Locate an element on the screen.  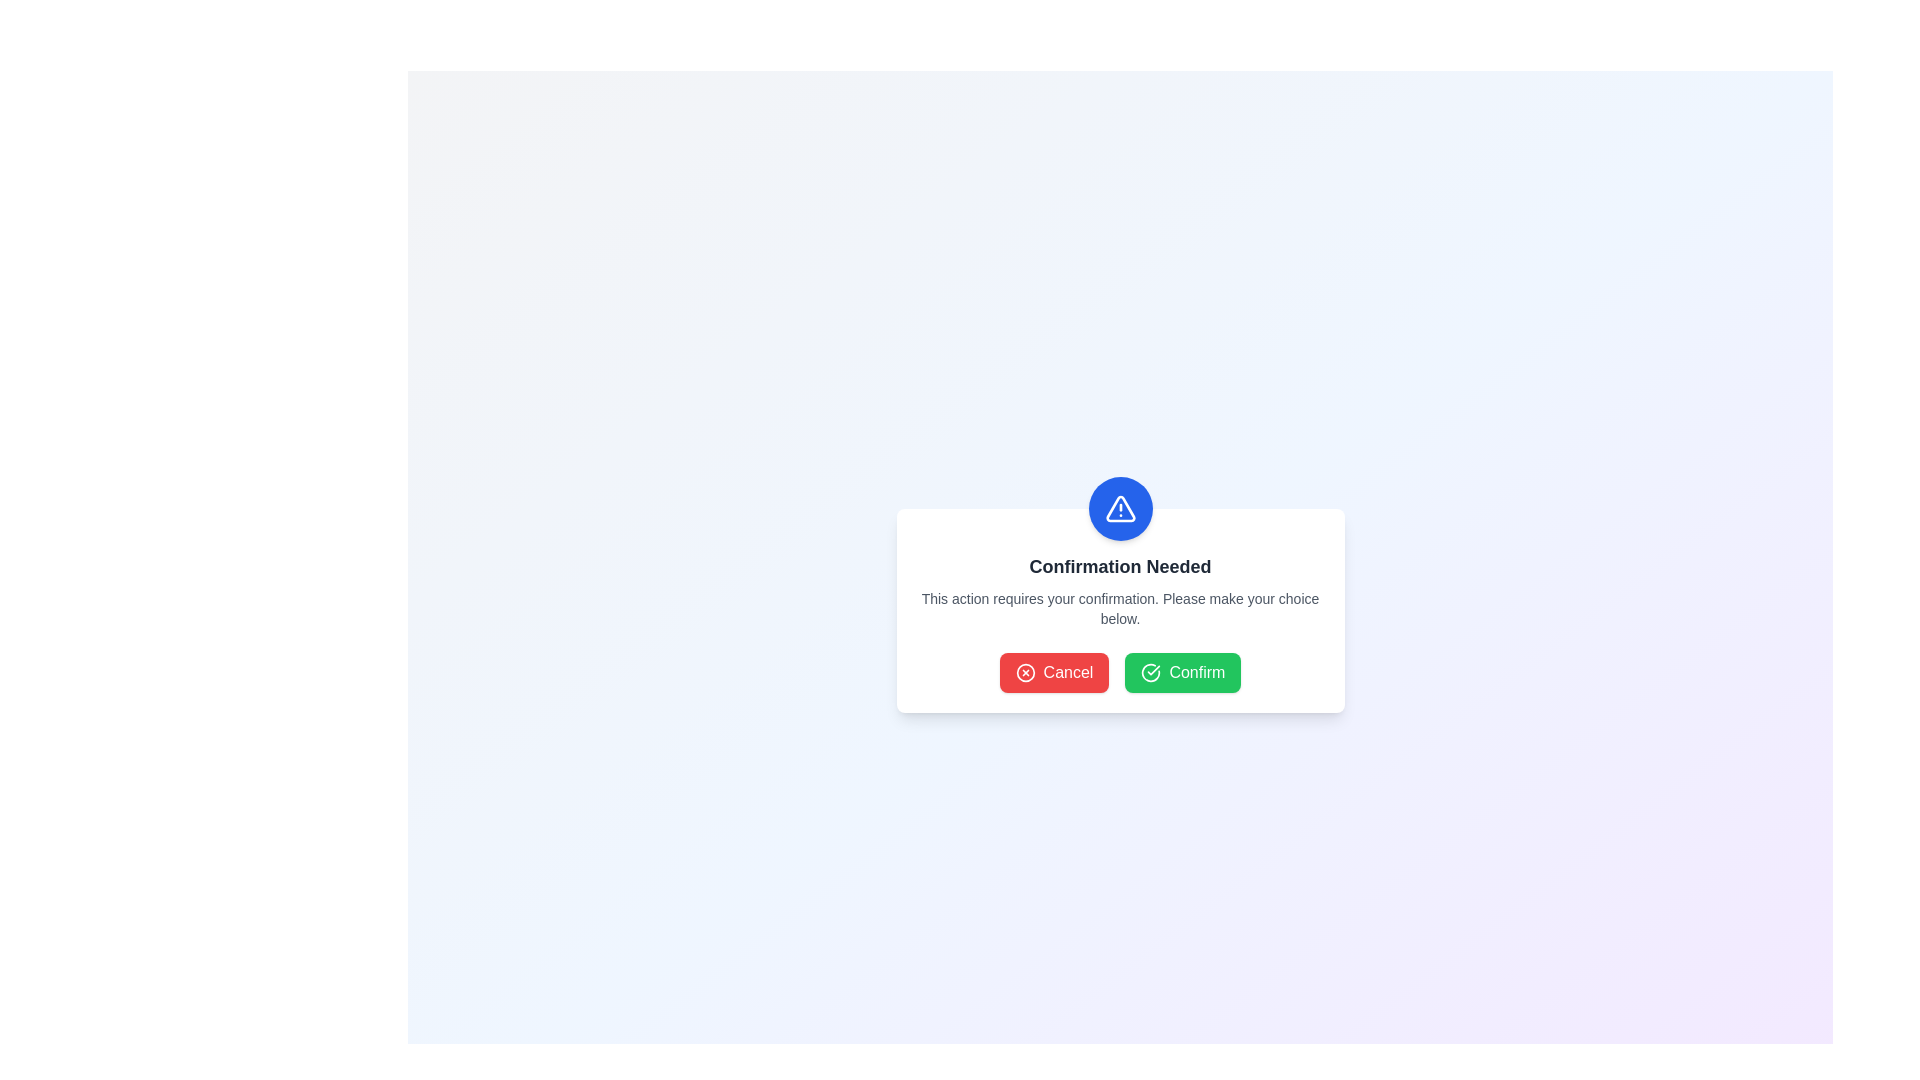
the icon located inside the 'Cancel' button, which is positioned to the left of the text label 'Cancel' is located at coordinates (1025, 672).